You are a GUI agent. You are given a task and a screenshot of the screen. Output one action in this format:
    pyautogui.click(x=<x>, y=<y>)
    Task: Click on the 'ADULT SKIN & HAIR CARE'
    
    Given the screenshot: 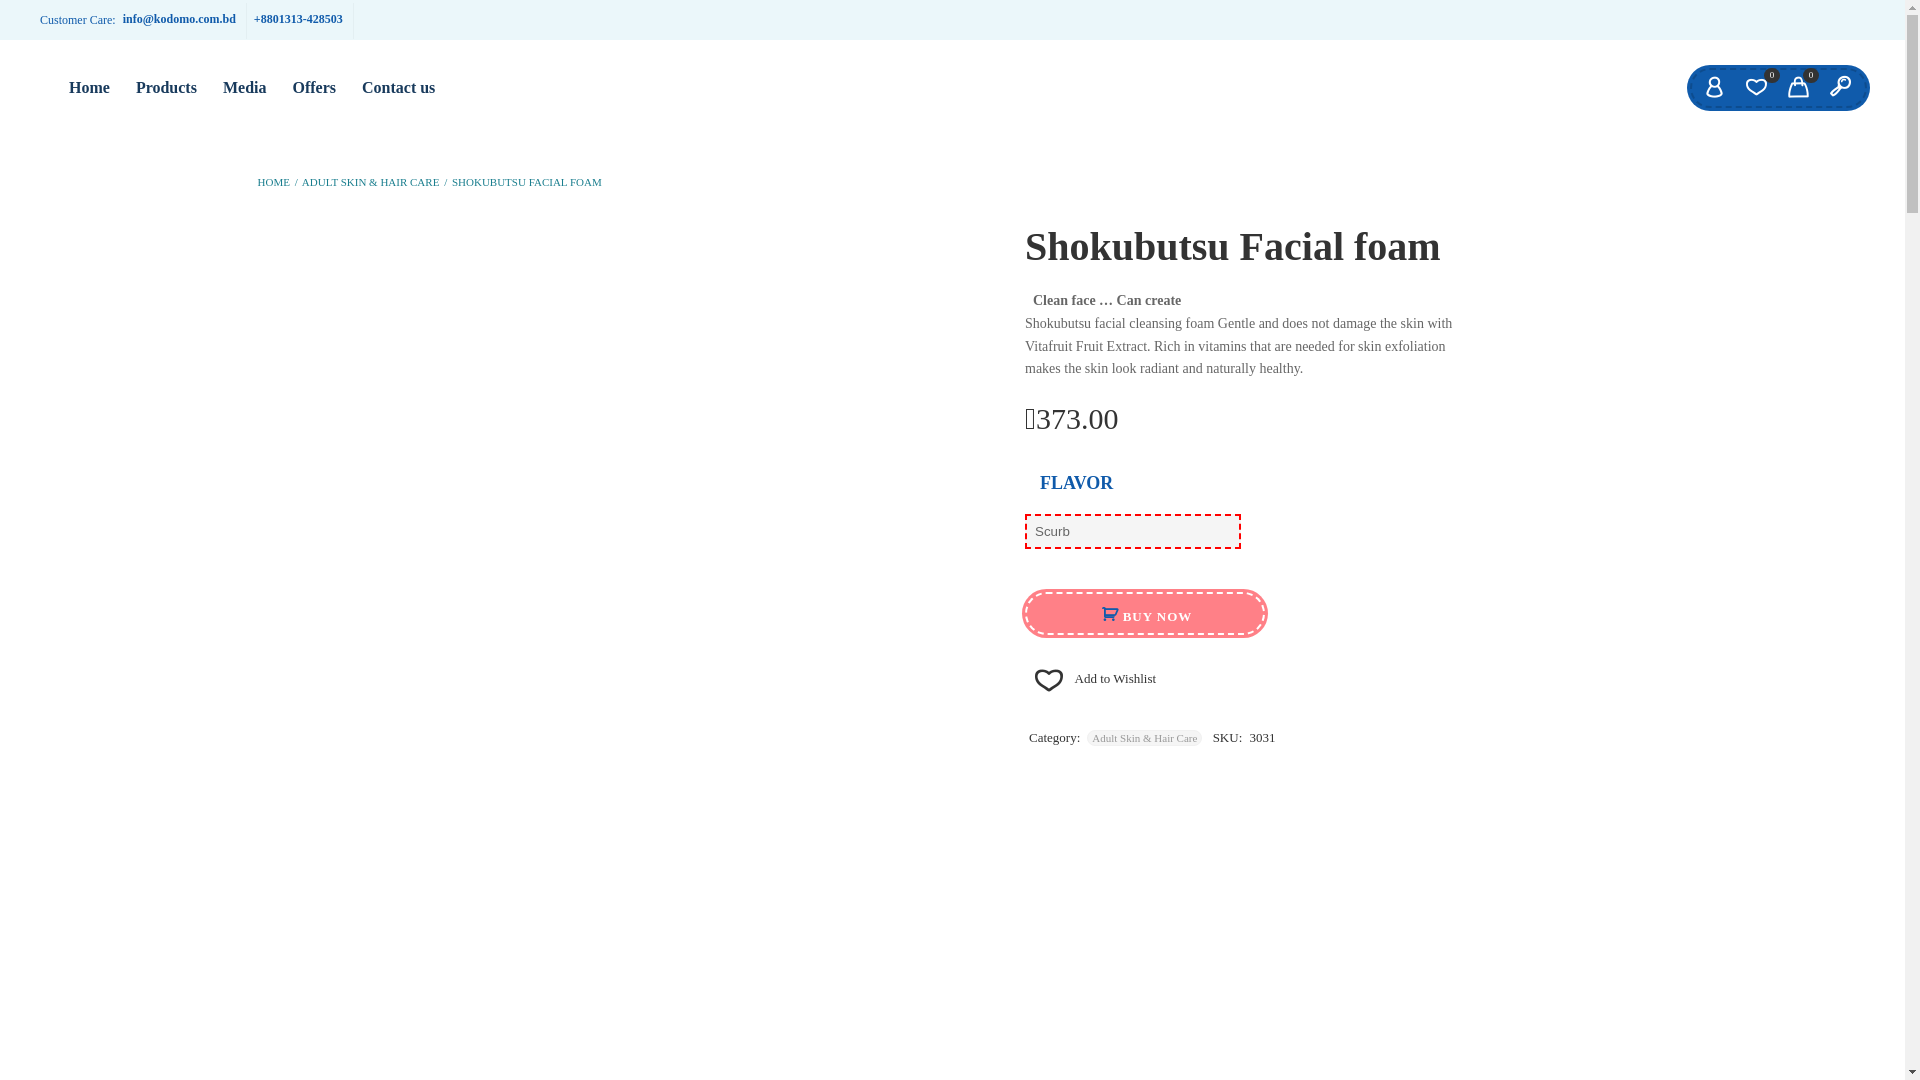 What is the action you would take?
    pyautogui.click(x=301, y=181)
    